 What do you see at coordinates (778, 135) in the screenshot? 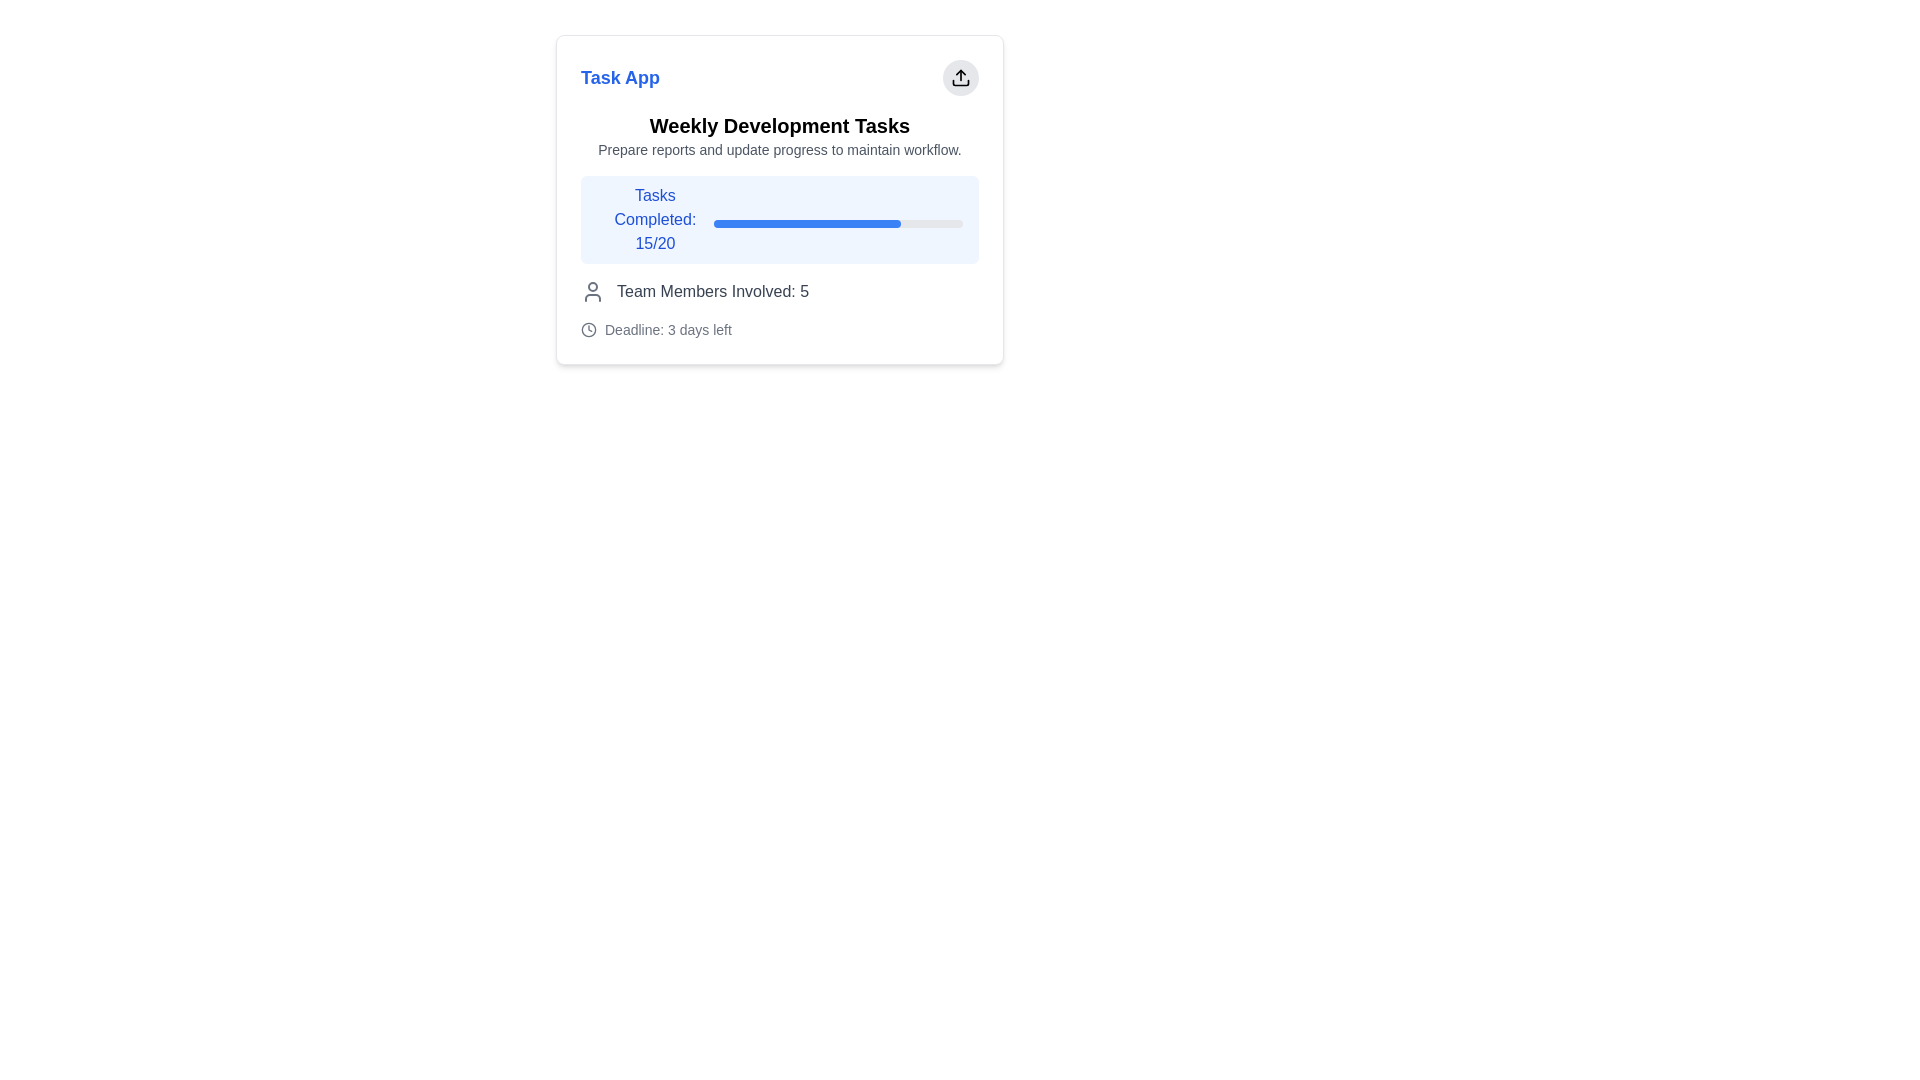
I see `the textual heading and subheading component that presents the section title 'Weekly Development Tasks' and the subtitle 'Prepare reports and update progress to maintain workflow'` at bounding box center [778, 135].